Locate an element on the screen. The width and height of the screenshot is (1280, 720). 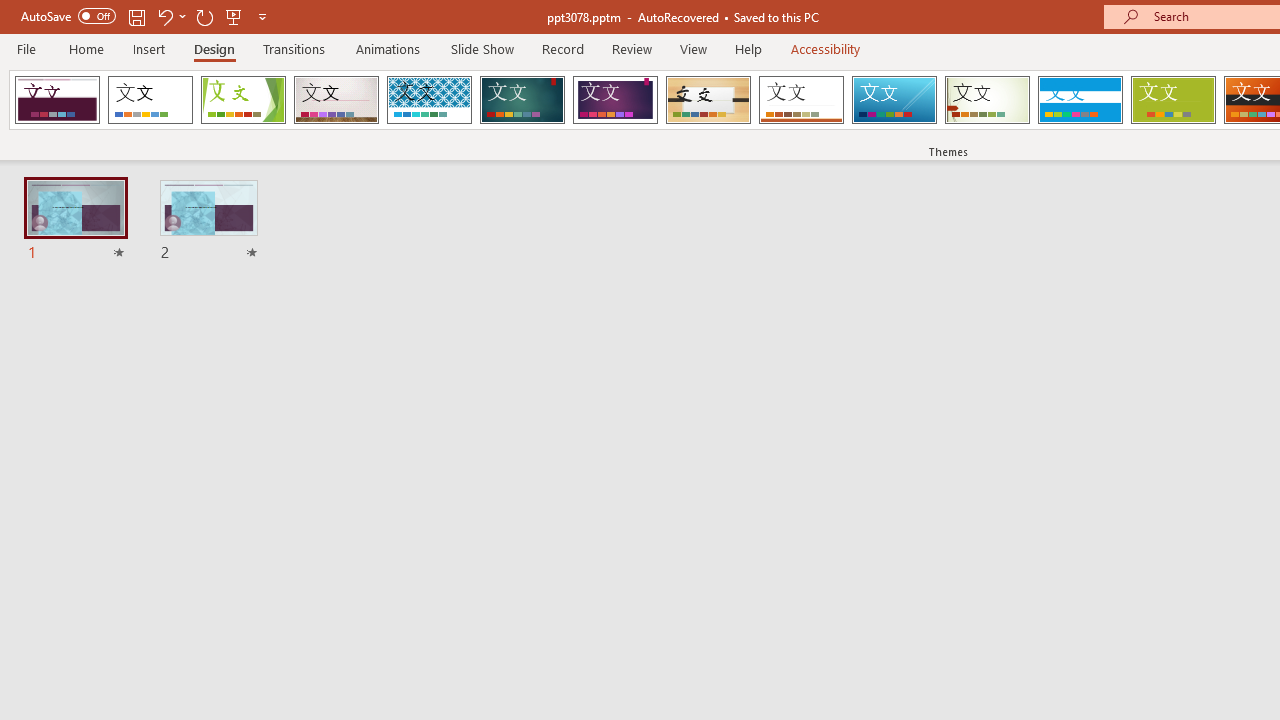
'Slice' is located at coordinates (893, 100).